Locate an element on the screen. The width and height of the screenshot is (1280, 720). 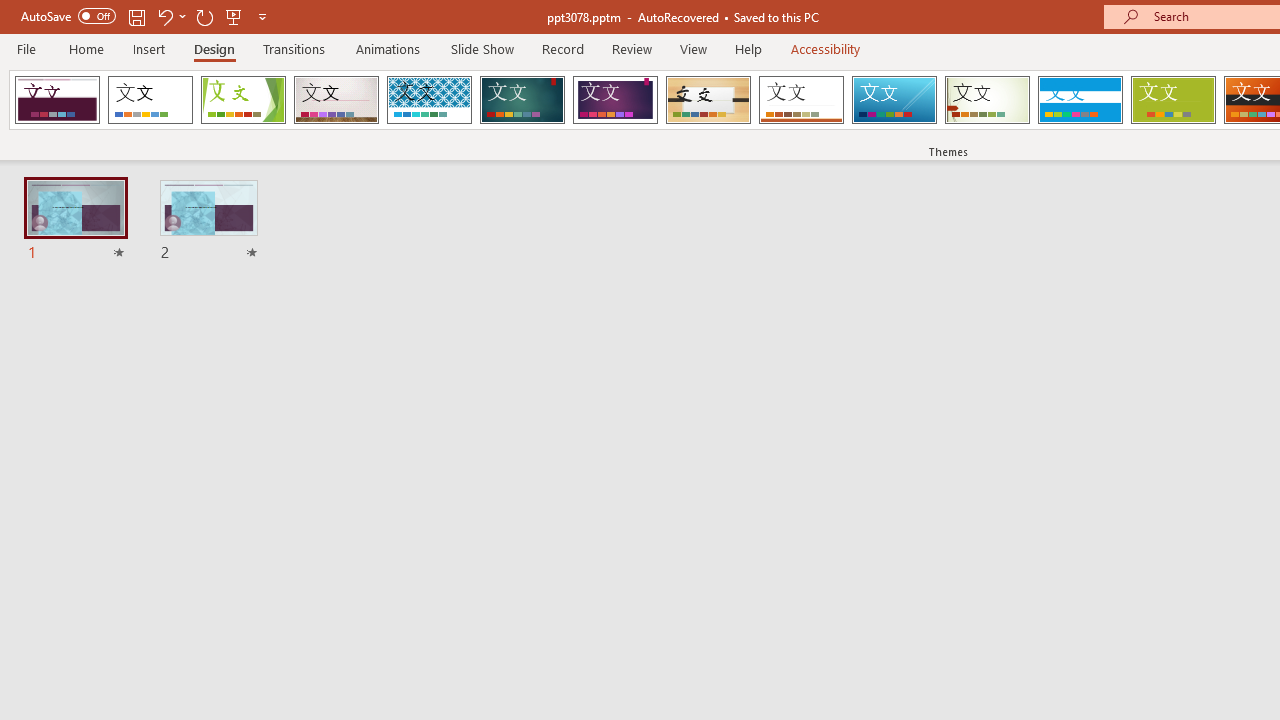
'Slice' is located at coordinates (893, 100).